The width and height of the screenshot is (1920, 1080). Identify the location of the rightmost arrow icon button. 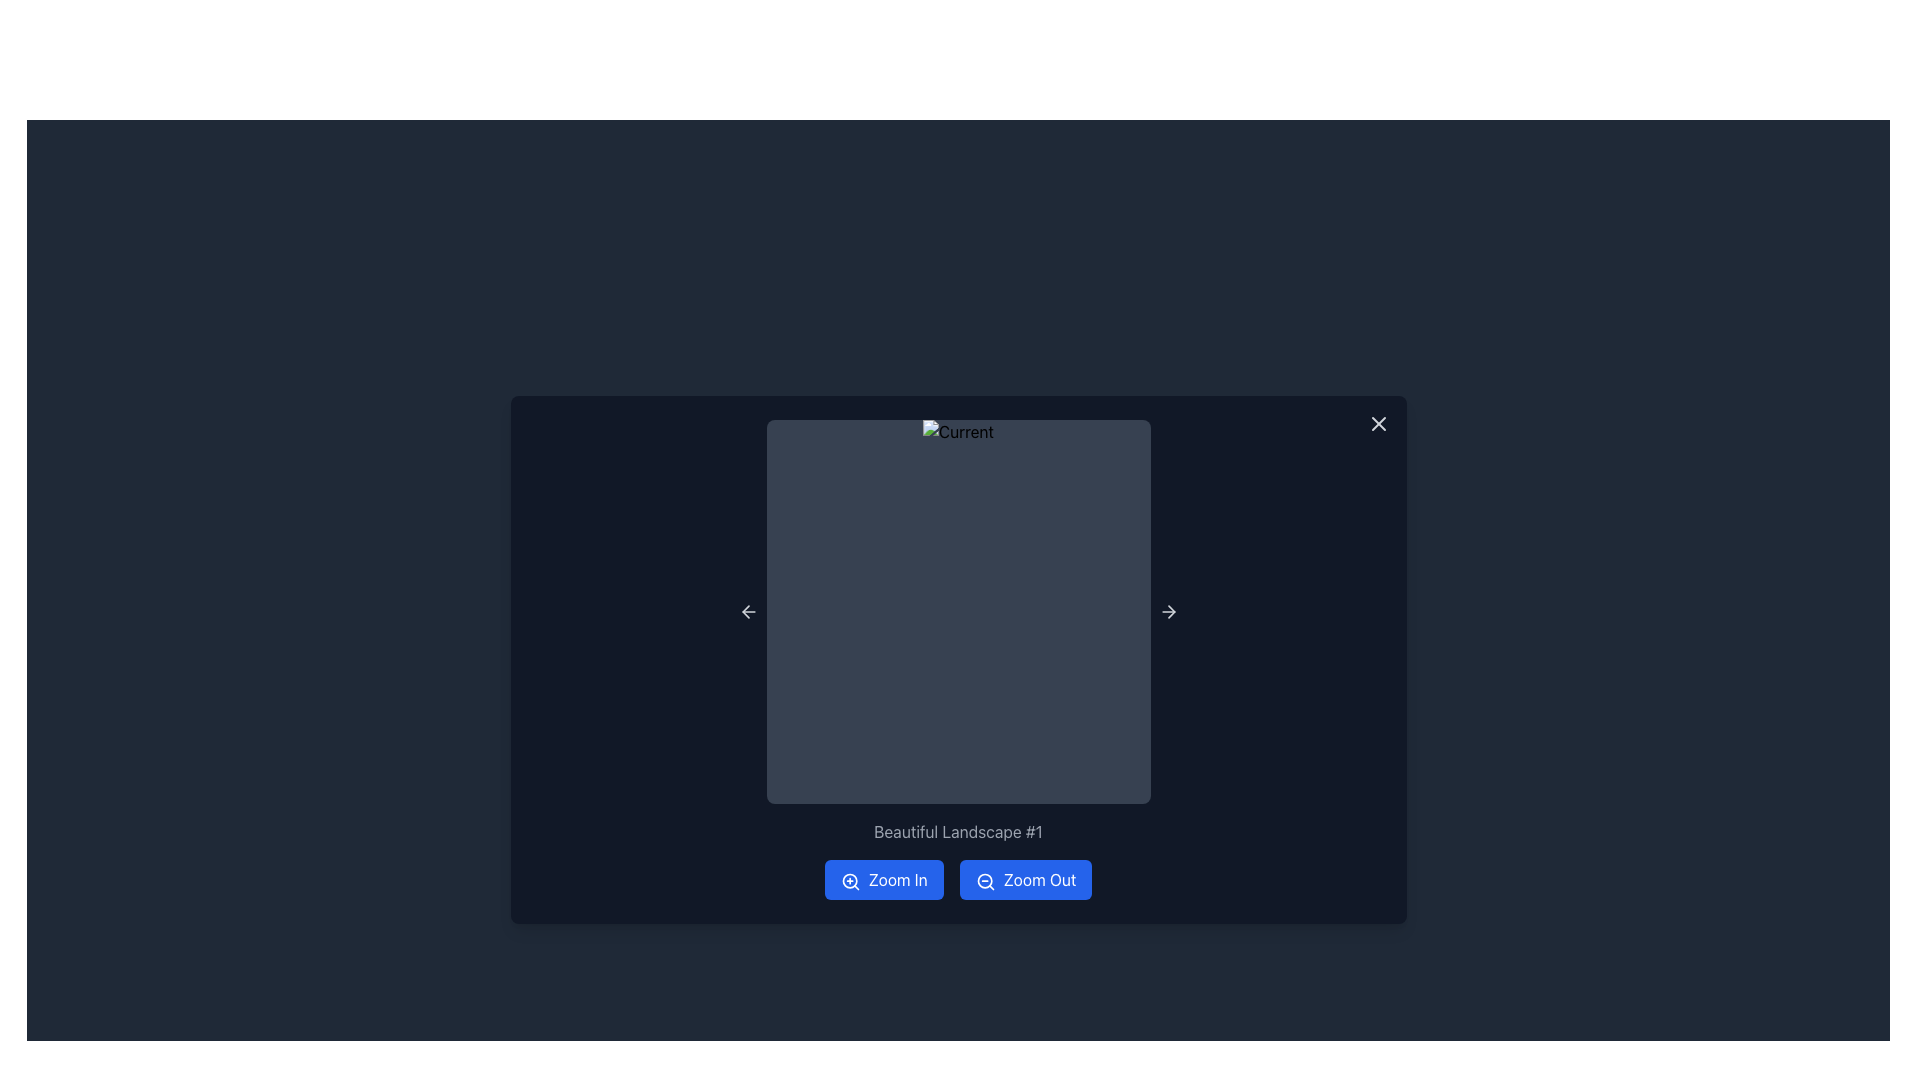
(1168, 611).